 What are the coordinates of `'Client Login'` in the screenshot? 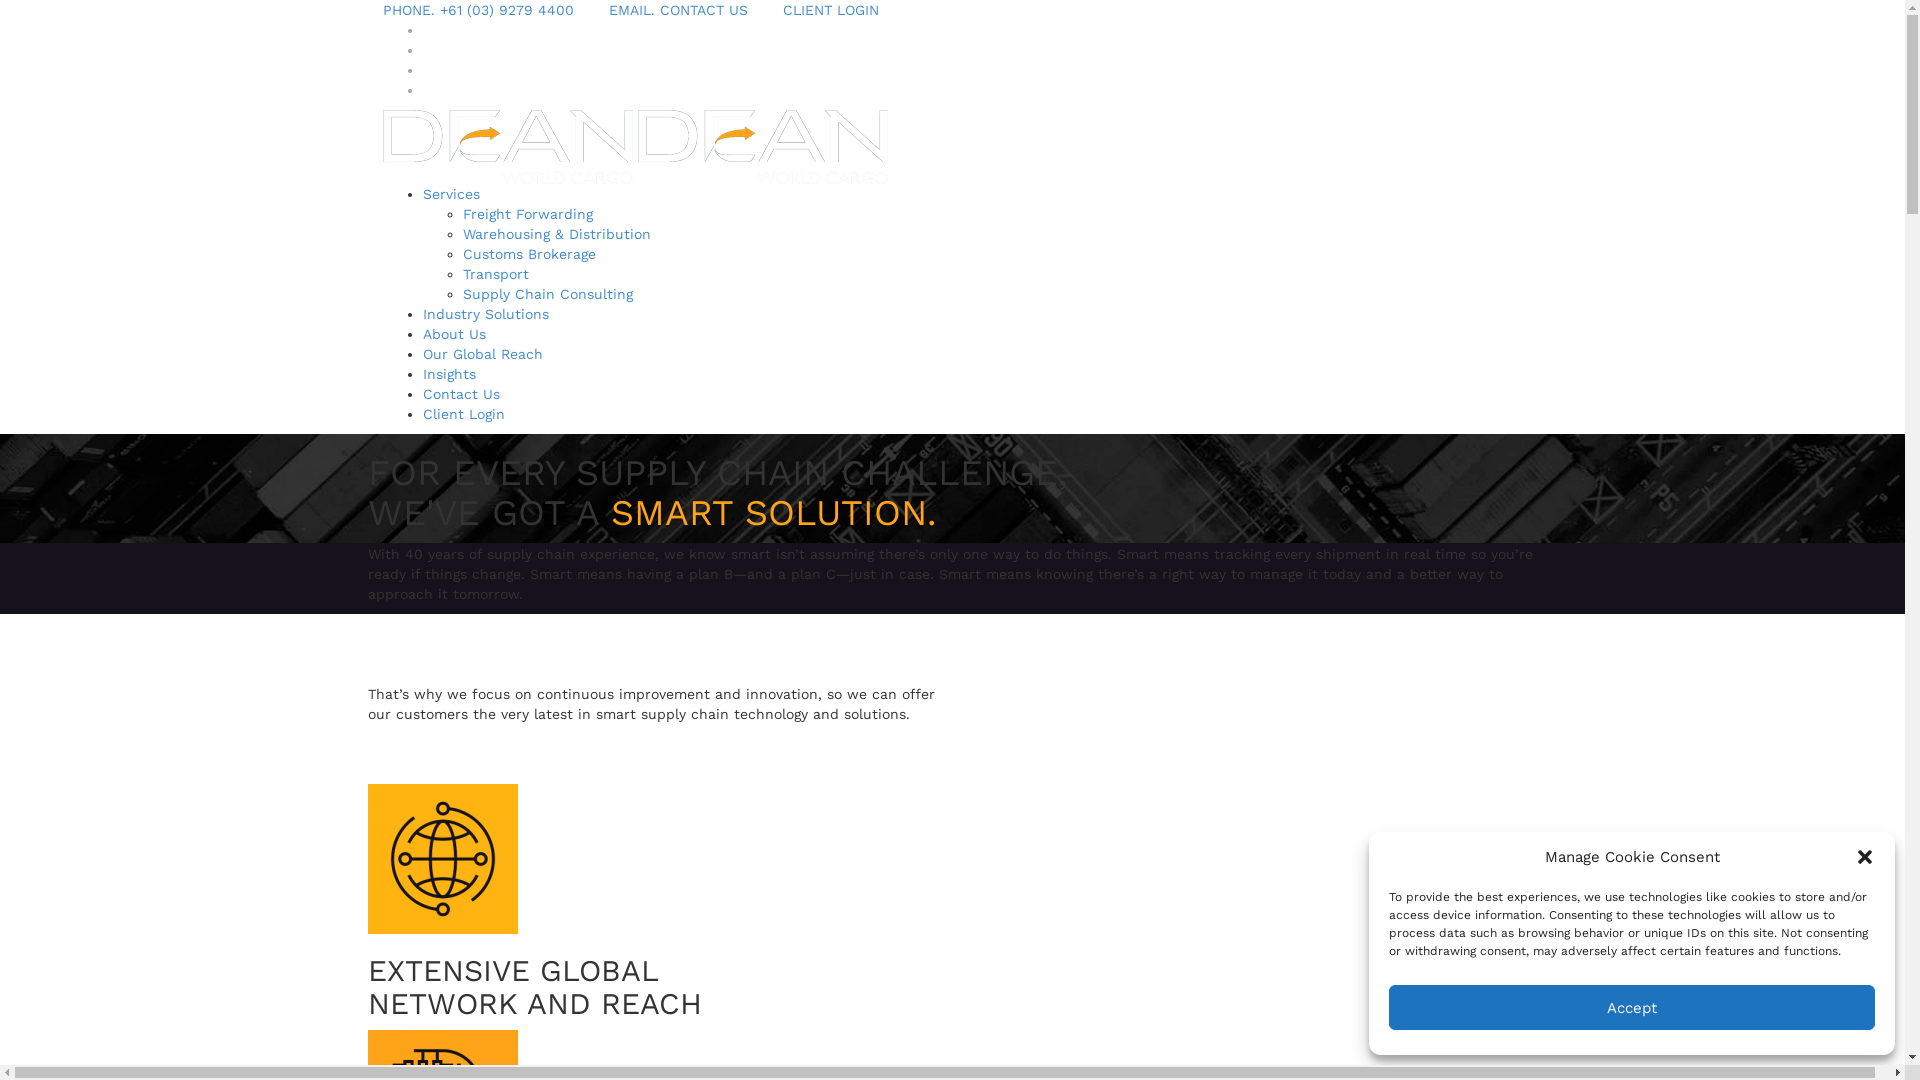 It's located at (461, 412).